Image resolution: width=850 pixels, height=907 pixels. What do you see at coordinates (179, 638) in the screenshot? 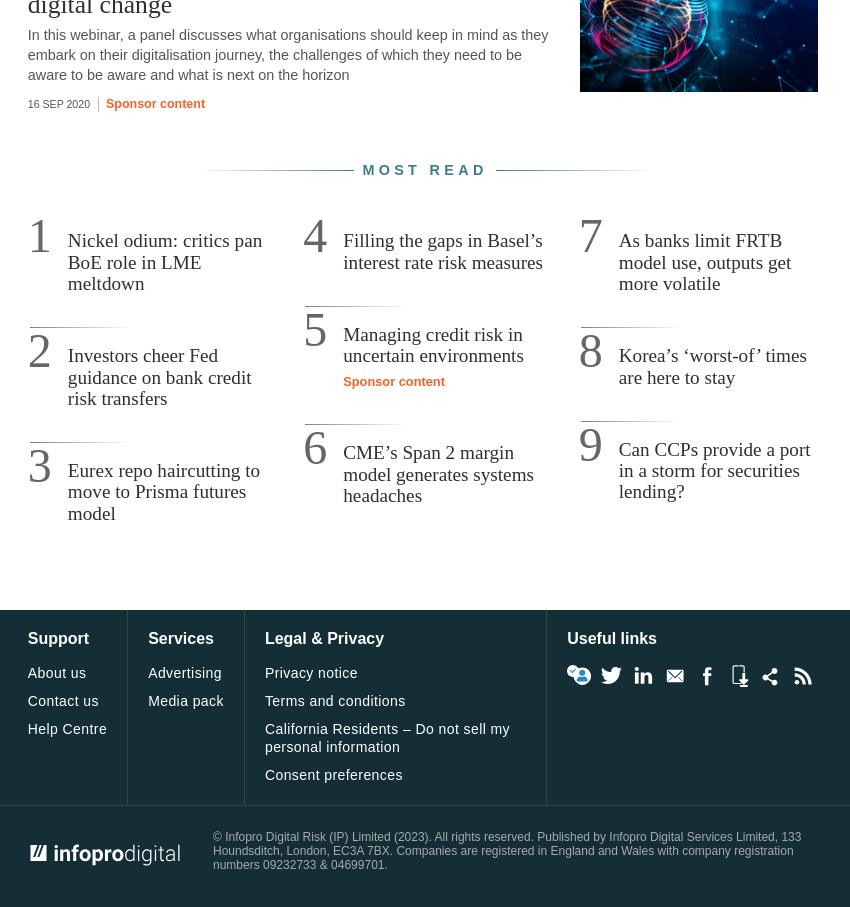
I see `'Services'` at bounding box center [179, 638].